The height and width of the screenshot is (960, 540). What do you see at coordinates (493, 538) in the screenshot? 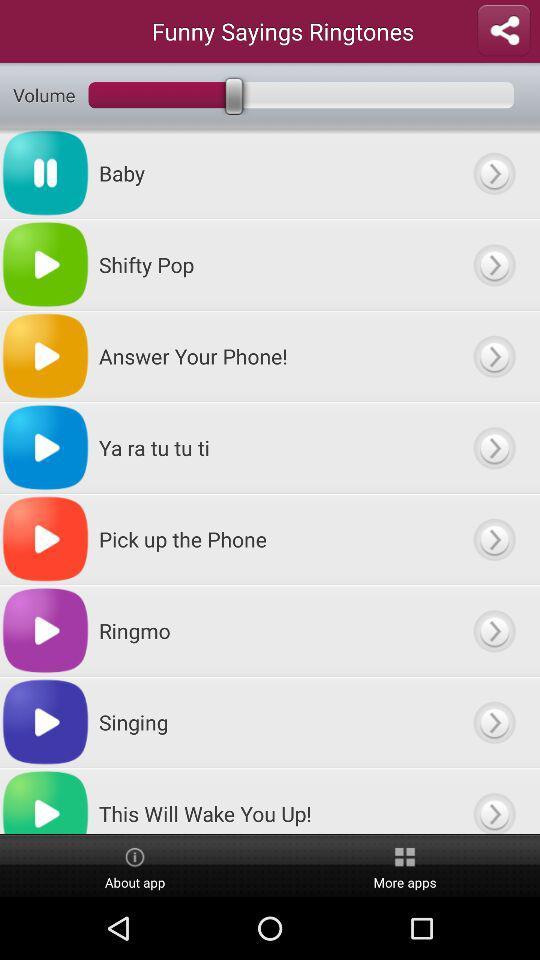
I see `selected option` at bounding box center [493, 538].